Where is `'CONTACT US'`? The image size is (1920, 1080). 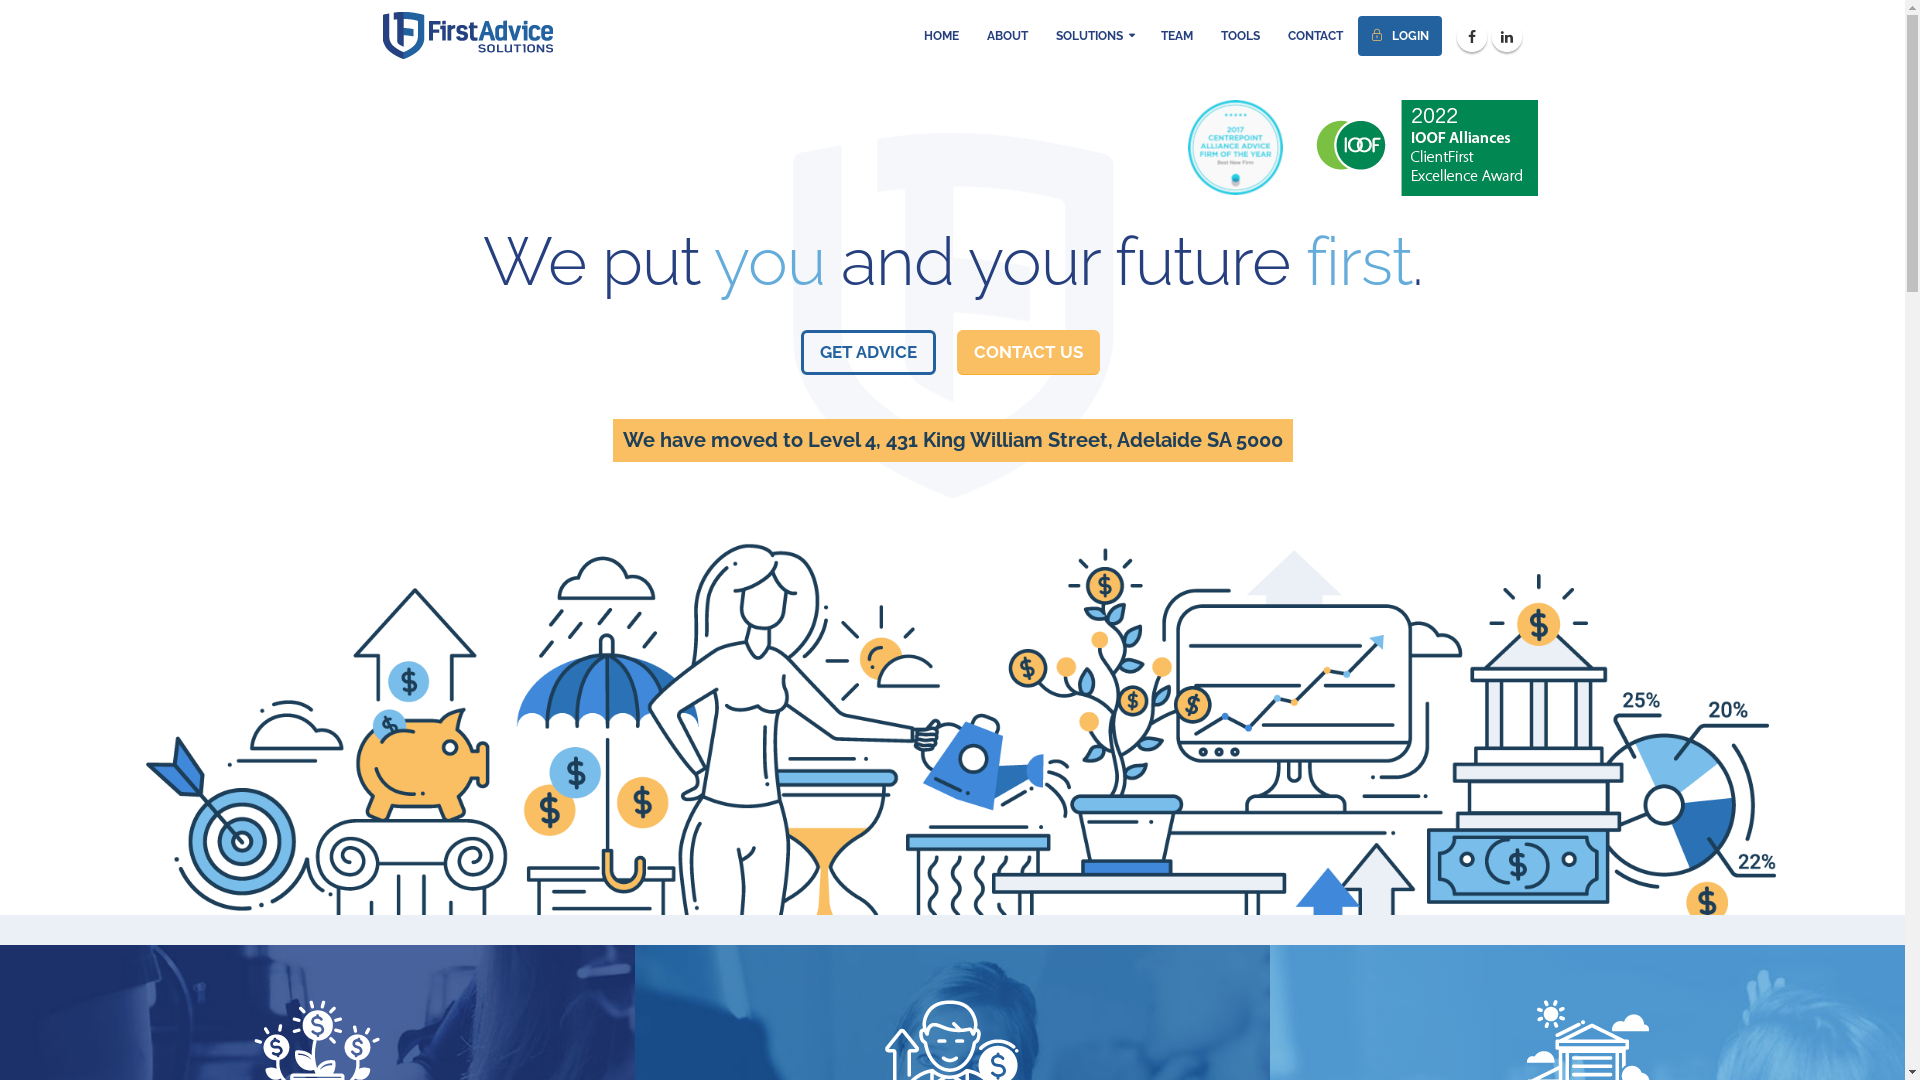
'CONTACT US' is located at coordinates (1030, 354).